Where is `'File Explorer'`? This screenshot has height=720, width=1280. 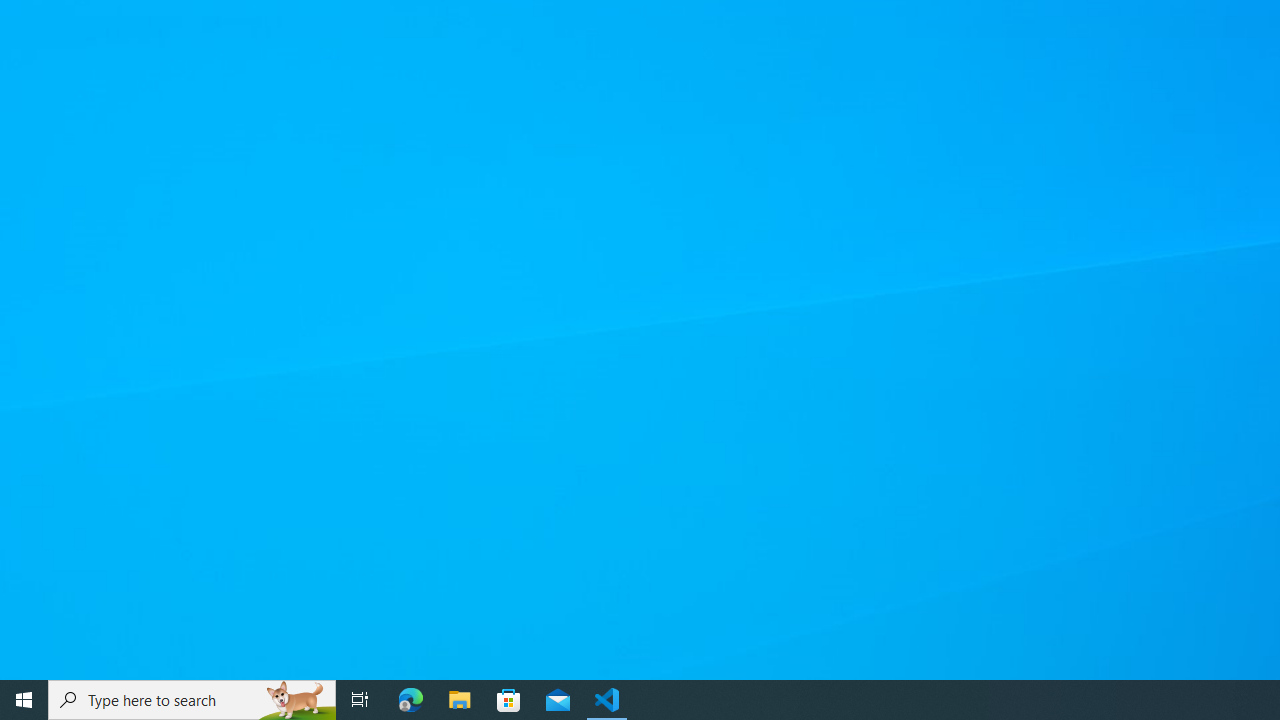 'File Explorer' is located at coordinates (459, 698).